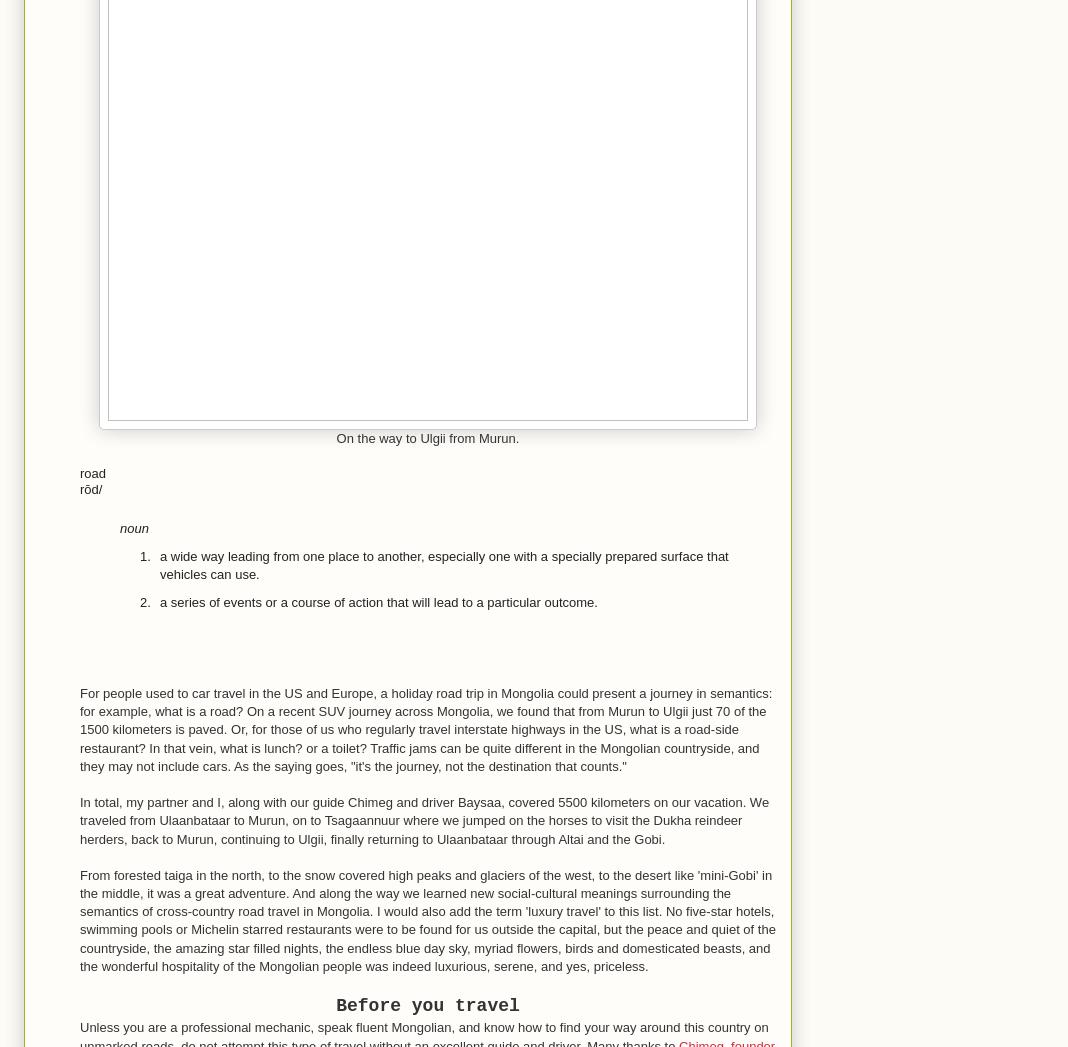 The image size is (1068, 1047). What do you see at coordinates (140, 555) in the screenshot?
I see `'1.'` at bounding box center [140, 555].